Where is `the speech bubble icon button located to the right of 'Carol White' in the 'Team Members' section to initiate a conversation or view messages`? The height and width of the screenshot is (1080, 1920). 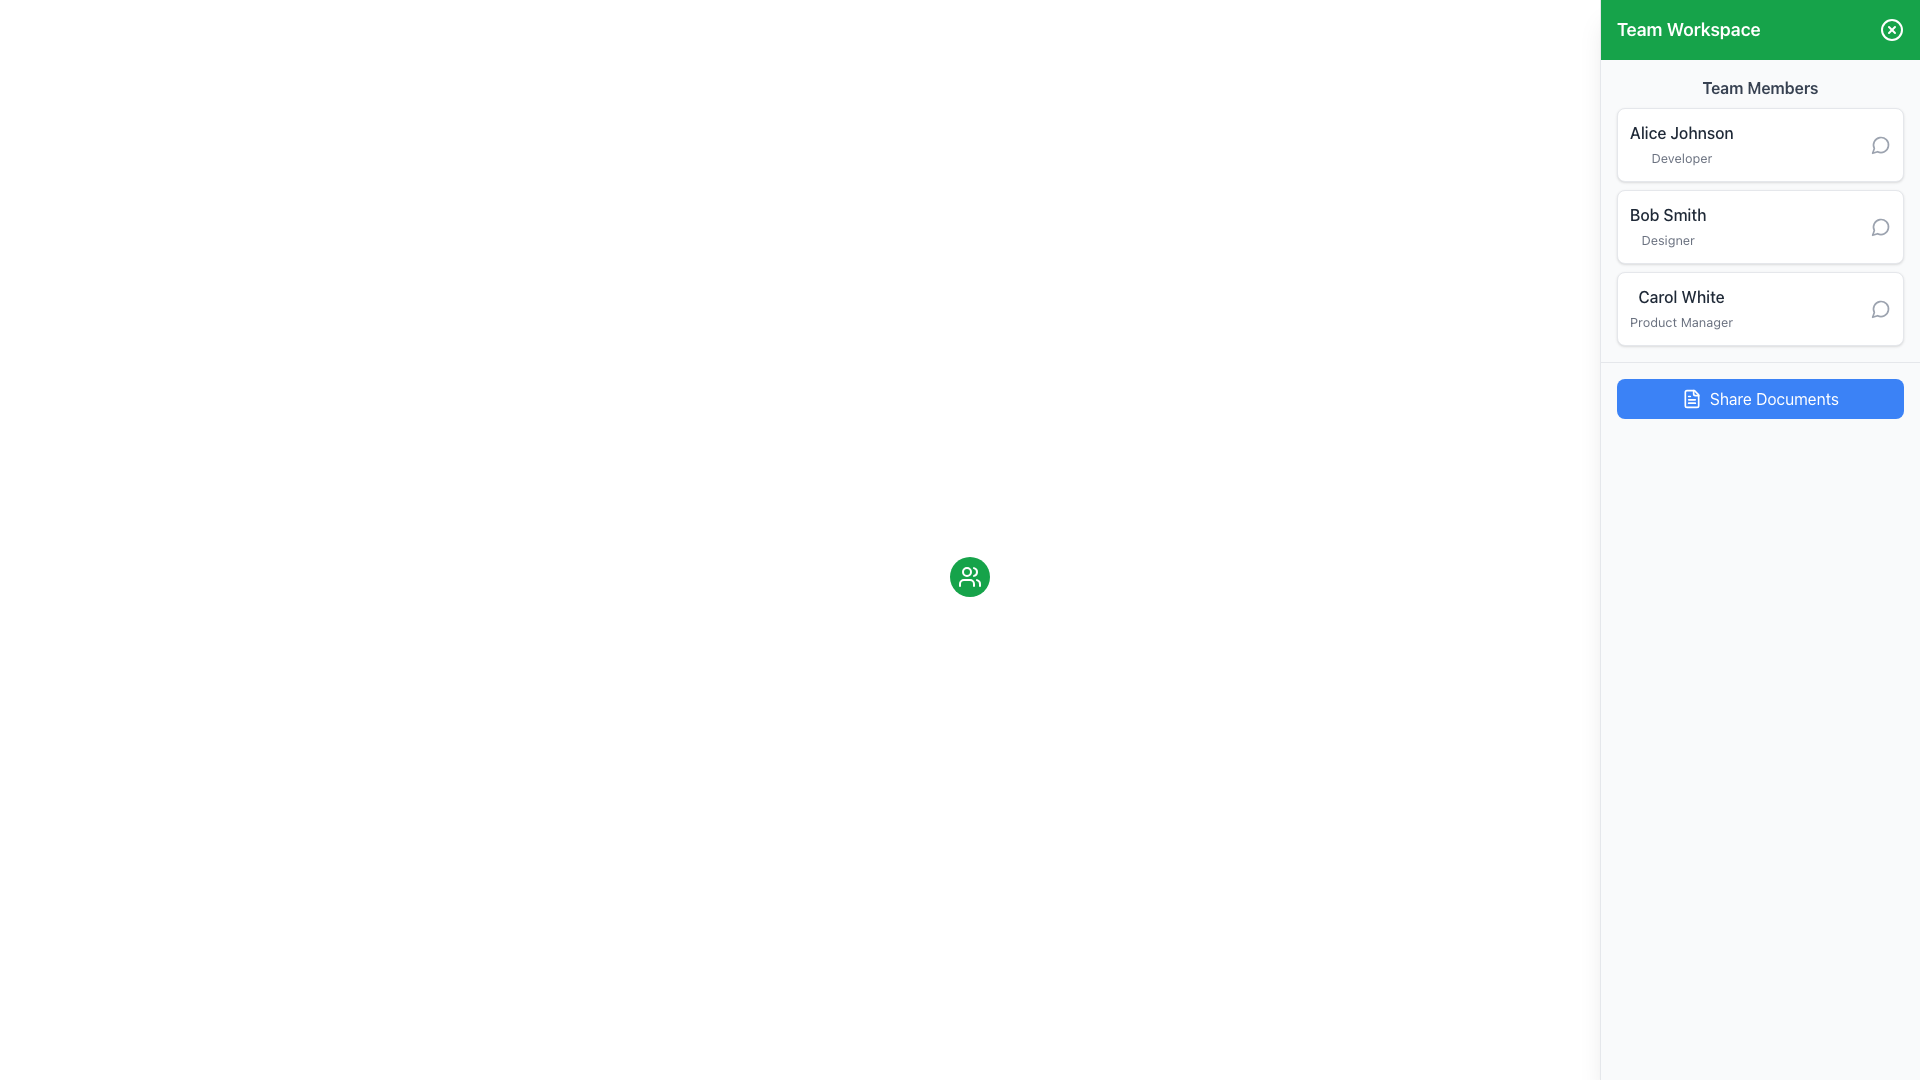 the speech bubble icon button located to the right of 'Carol White' in the 'Team Members' section to initiate a conversation or view messages is located at coordinates (1880, 308).